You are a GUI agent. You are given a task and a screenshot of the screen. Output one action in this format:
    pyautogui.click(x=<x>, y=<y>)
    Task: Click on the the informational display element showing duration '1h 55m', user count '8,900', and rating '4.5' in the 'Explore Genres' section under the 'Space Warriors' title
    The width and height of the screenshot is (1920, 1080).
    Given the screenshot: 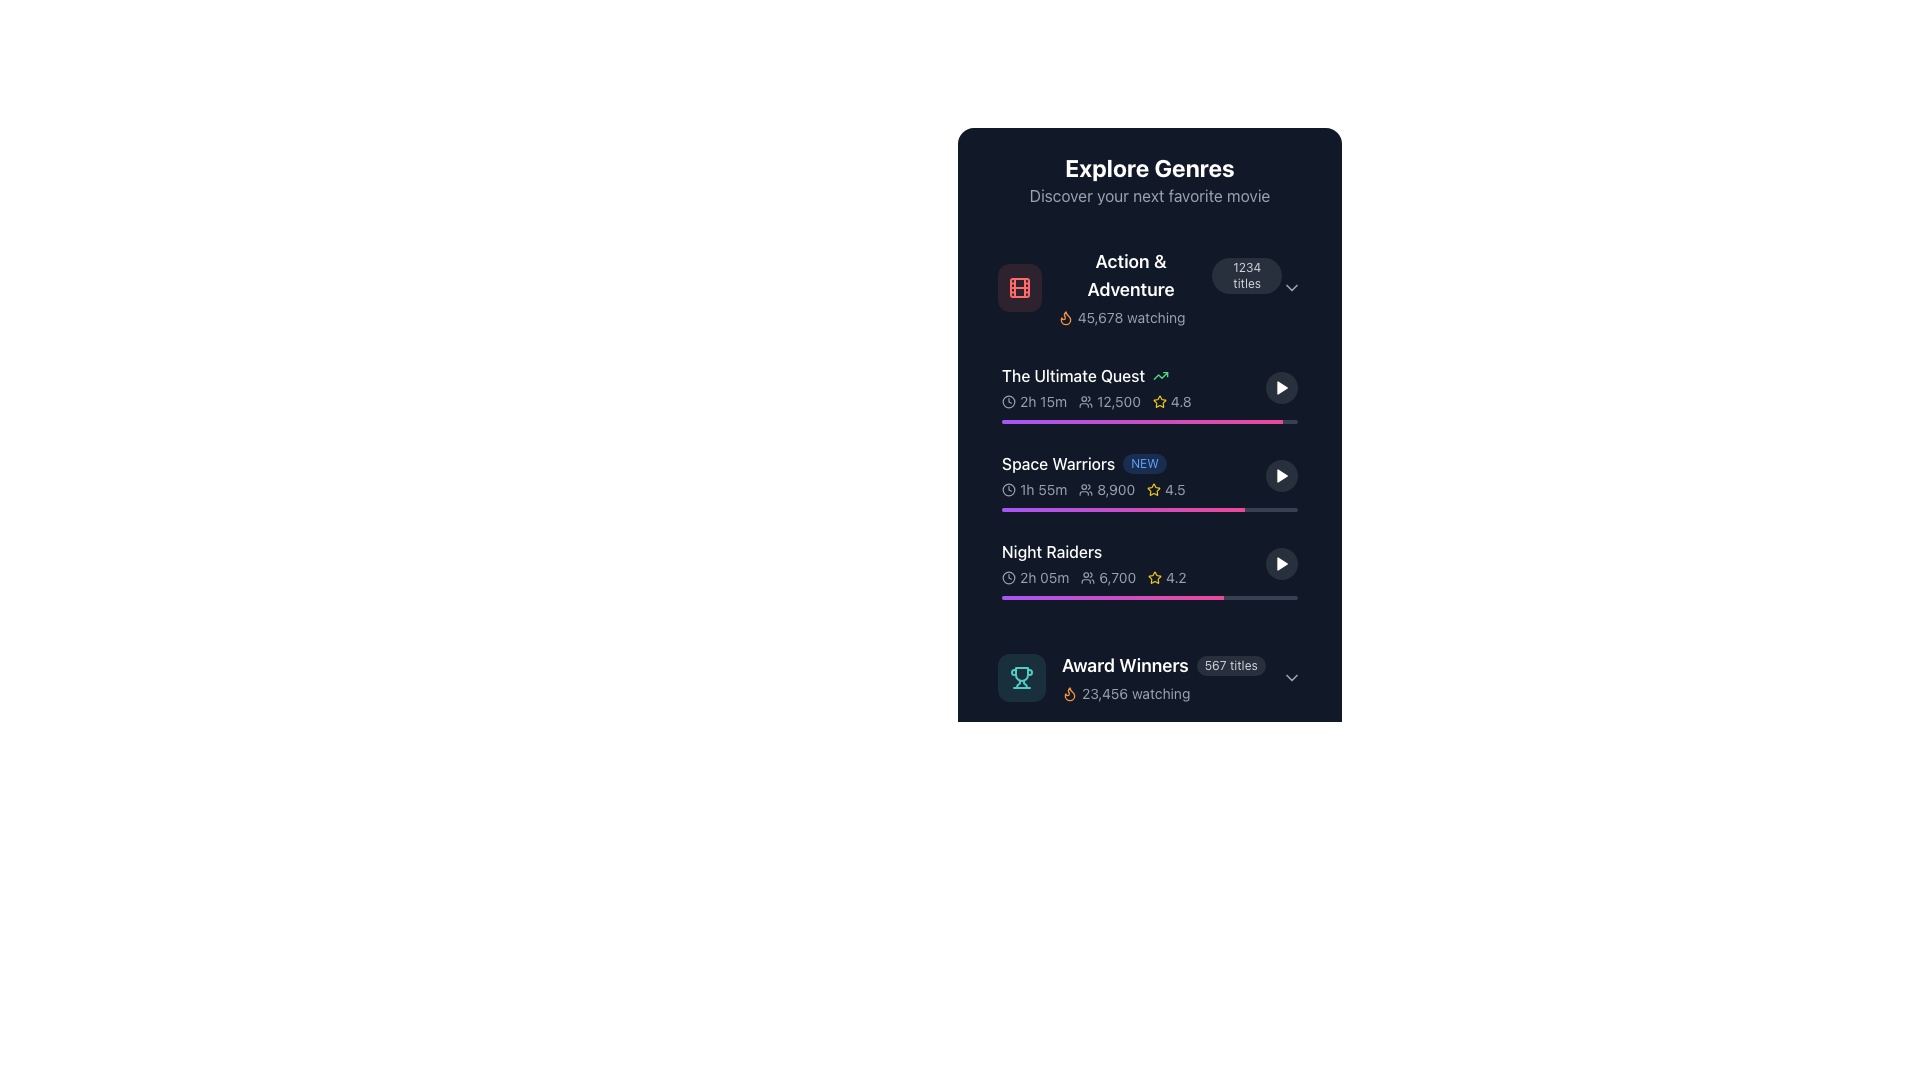 What is the action you would take?
    pyautogui.click(x=1133, y=489)
    